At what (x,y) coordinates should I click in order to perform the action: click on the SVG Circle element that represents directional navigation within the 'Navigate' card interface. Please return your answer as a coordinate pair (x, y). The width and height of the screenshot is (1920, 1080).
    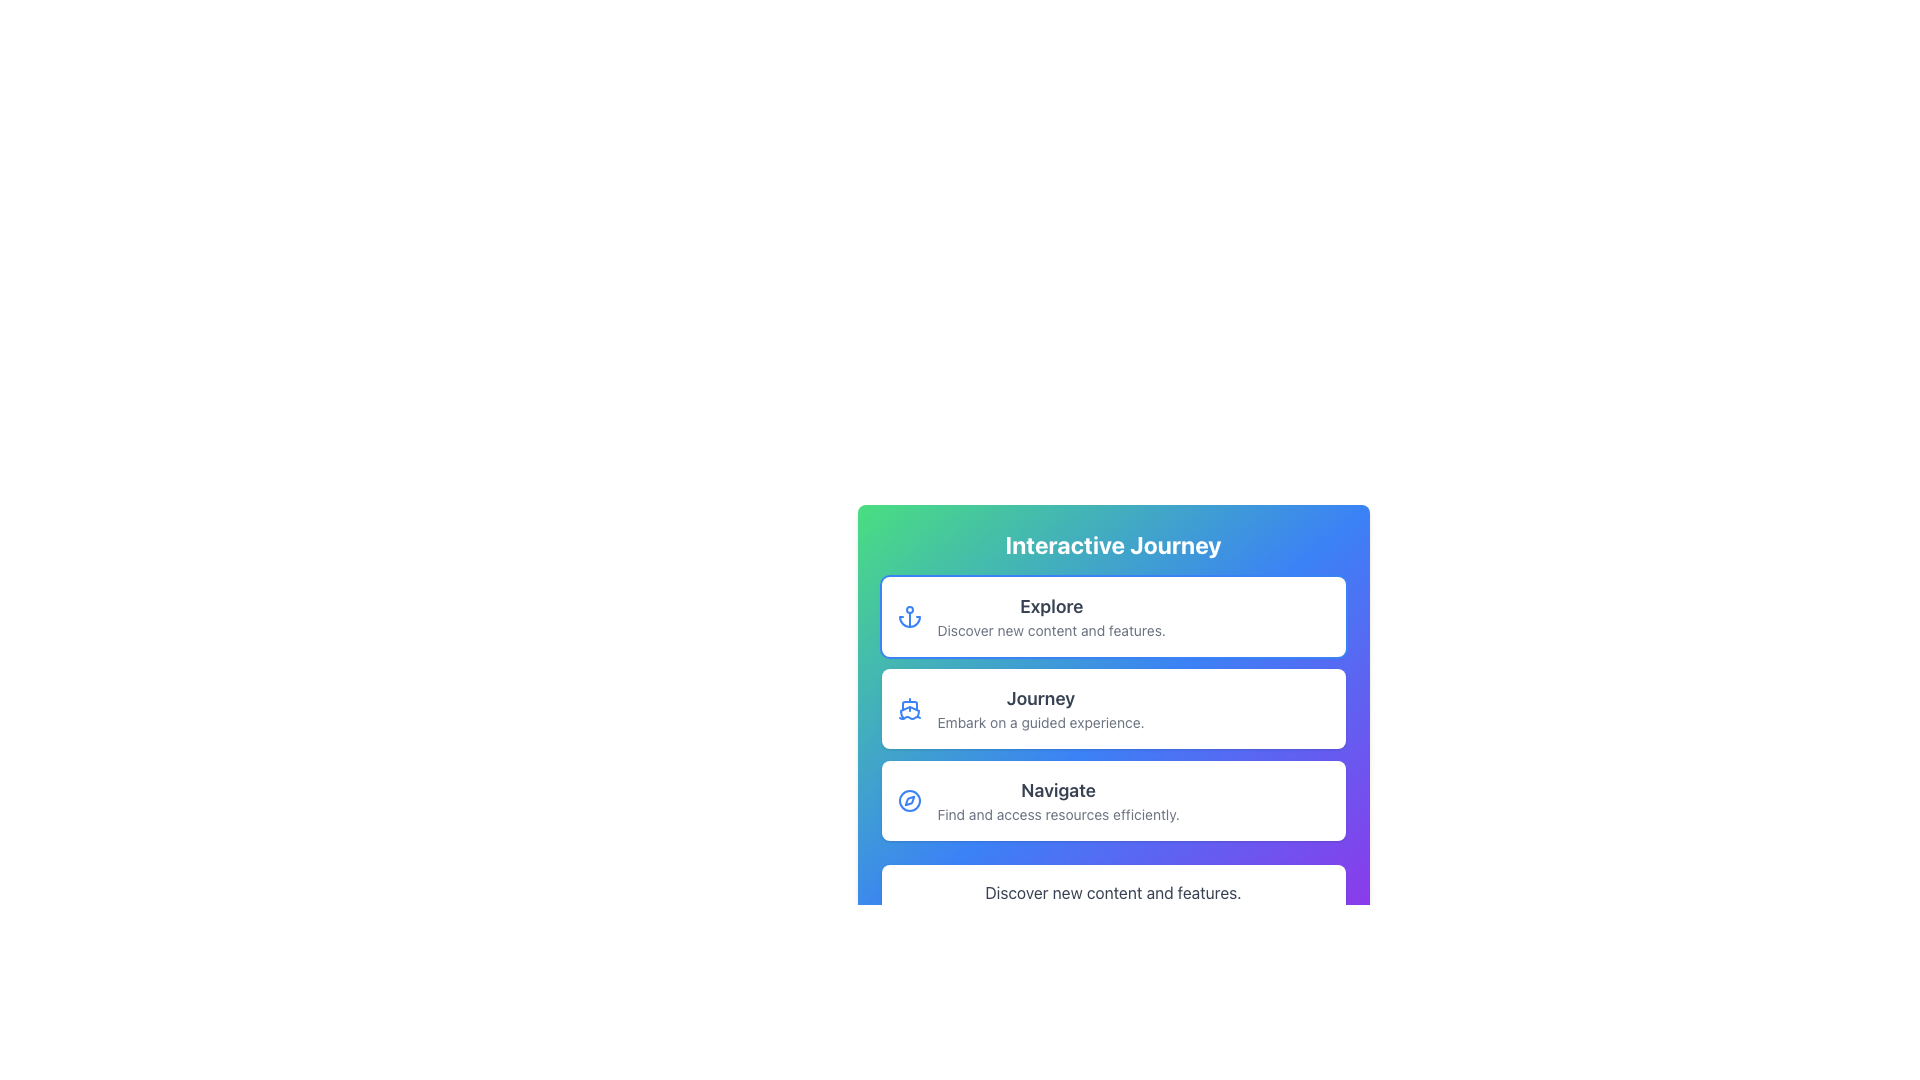
    Looking at the image, I should click on (908, 800).